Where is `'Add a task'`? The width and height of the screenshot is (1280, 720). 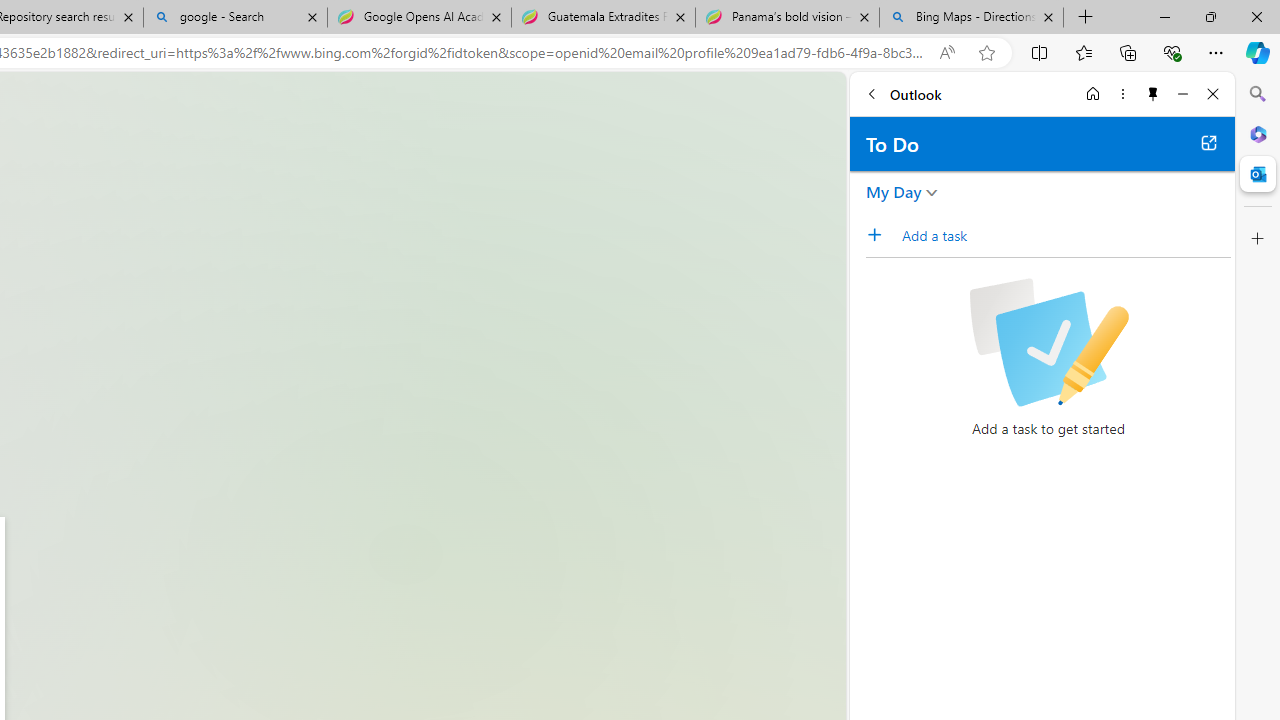 'Add a task' is located at coordinates (880, 234).